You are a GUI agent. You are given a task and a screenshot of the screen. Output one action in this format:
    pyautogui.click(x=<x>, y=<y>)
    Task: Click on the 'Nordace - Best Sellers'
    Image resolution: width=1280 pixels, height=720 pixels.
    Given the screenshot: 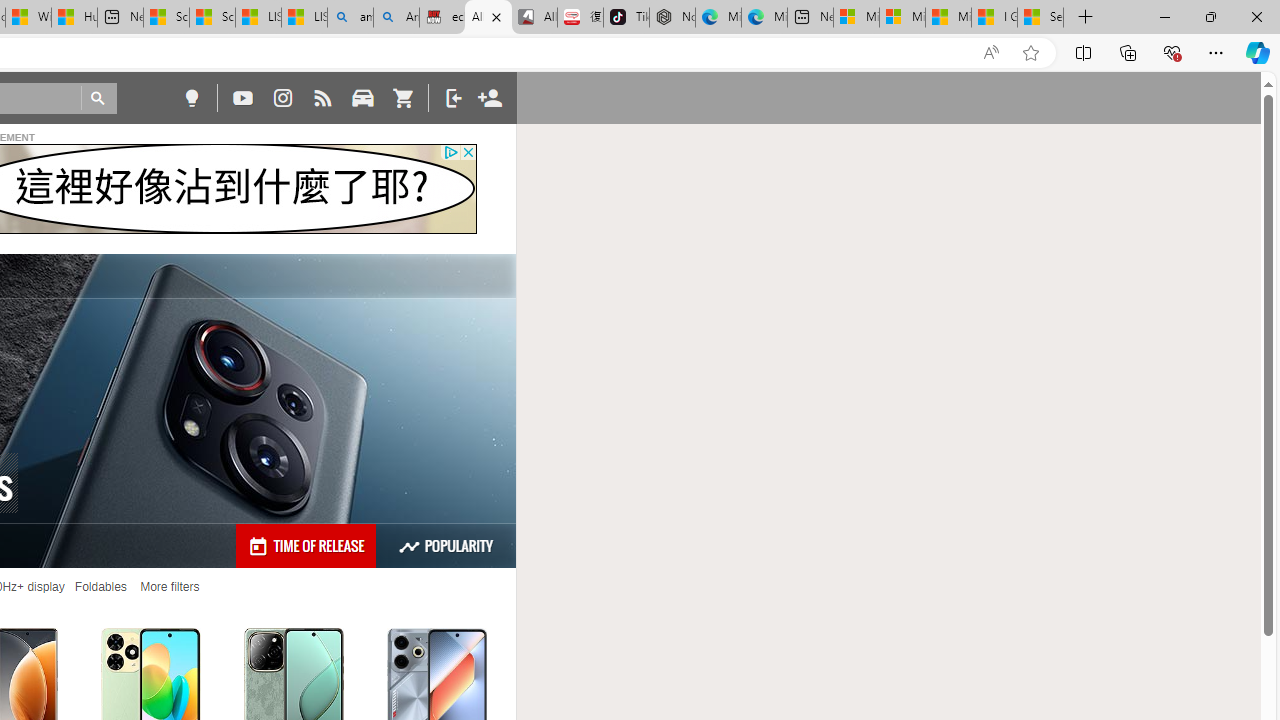 What is the action you would take?
    pyautogui.click(x=672, y=17)
    